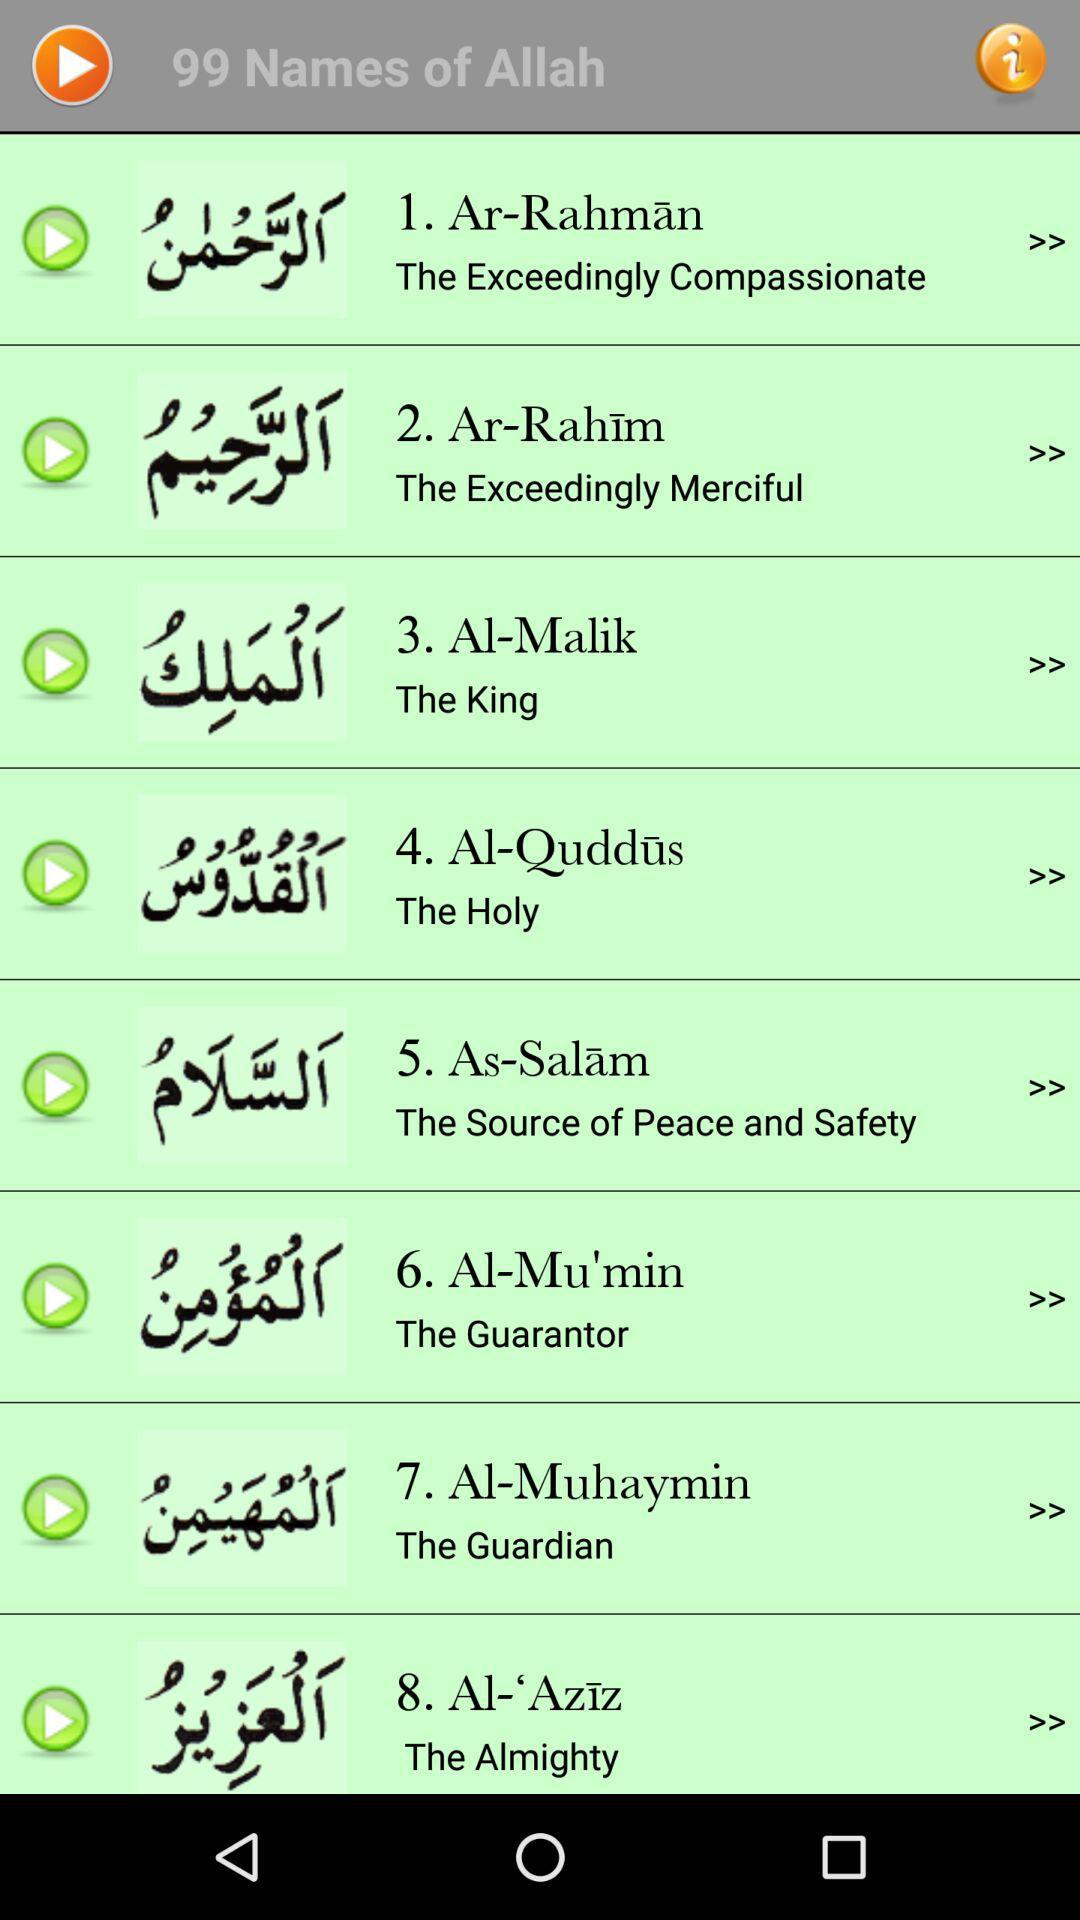 The height and width of the screenshot is (1920, 1080). Describe the element at coordinates (467, 908) in the screenshot. I see `the holy app` at that location.